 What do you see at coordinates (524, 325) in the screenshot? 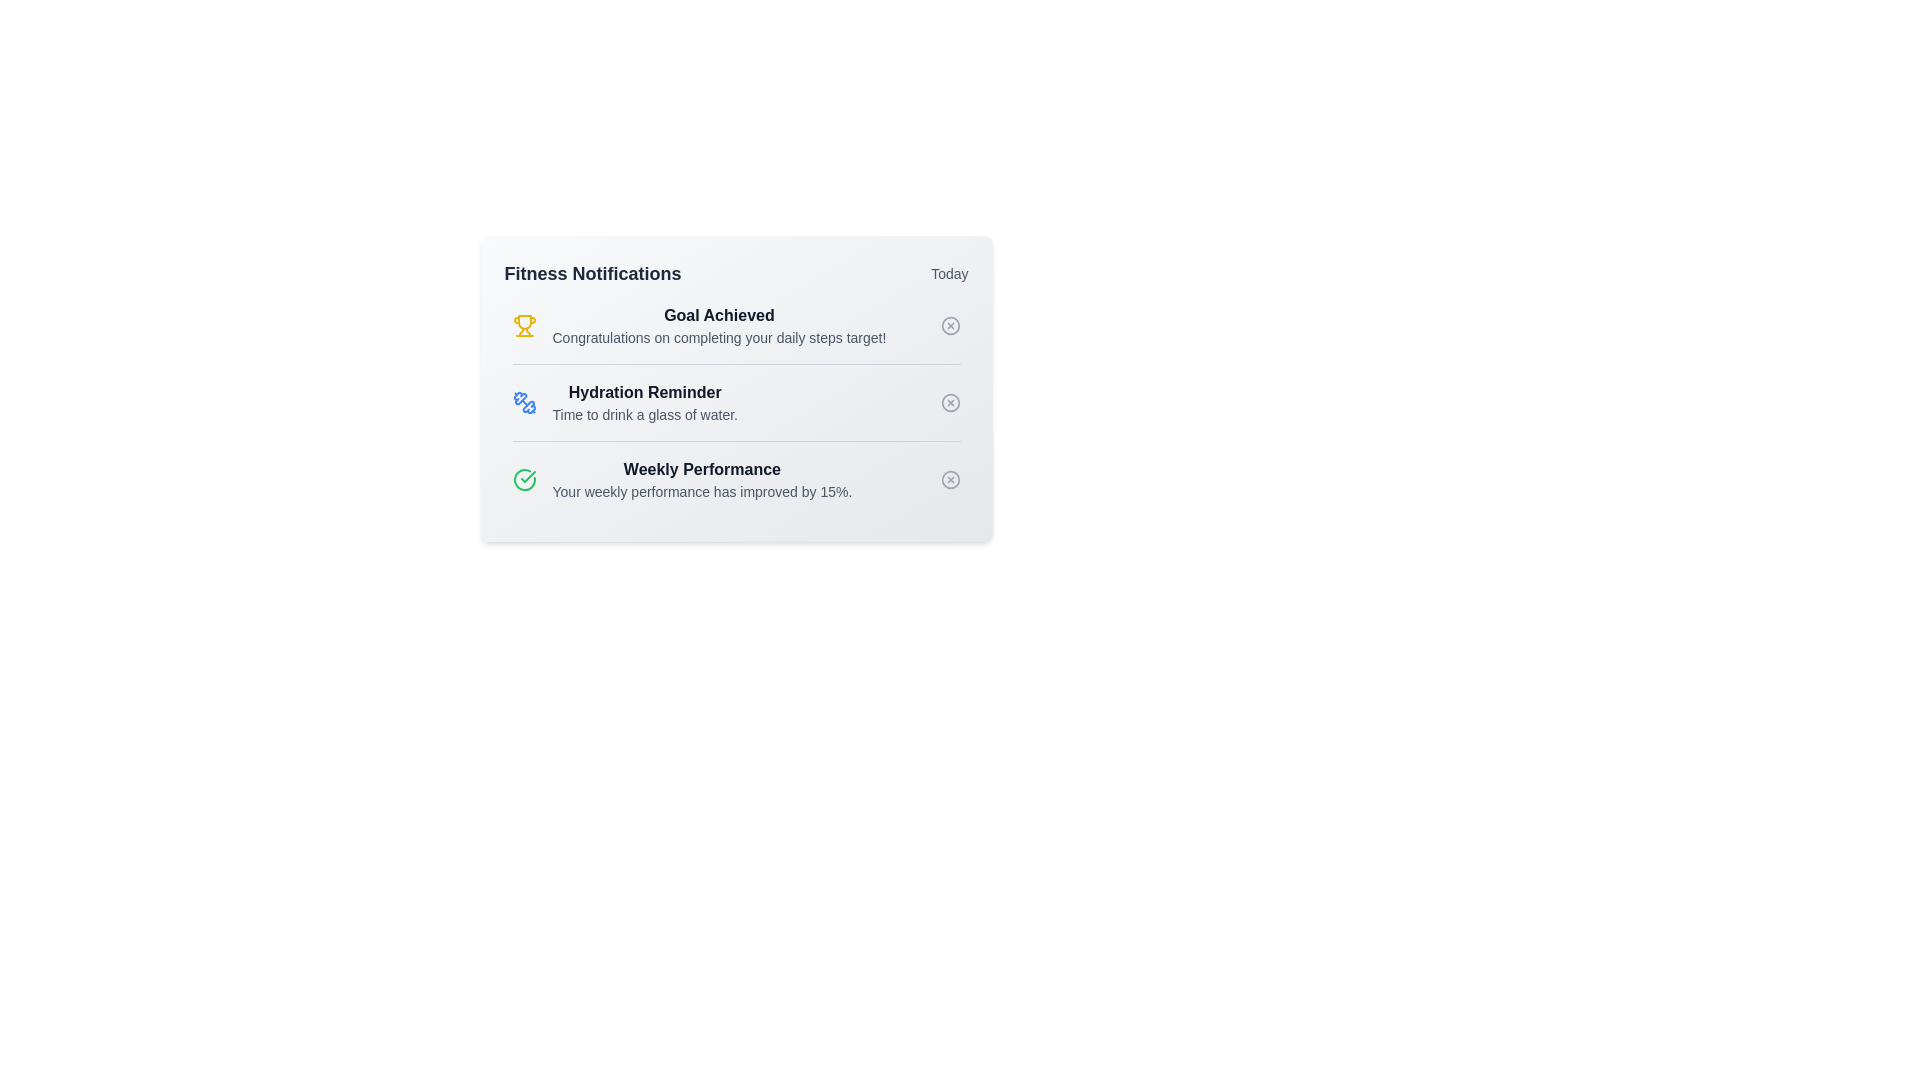
I see `the trophy icon element, which is yellow and located at the top left of the 'Goal Achieved' notification` at bounding box center [524, 325].